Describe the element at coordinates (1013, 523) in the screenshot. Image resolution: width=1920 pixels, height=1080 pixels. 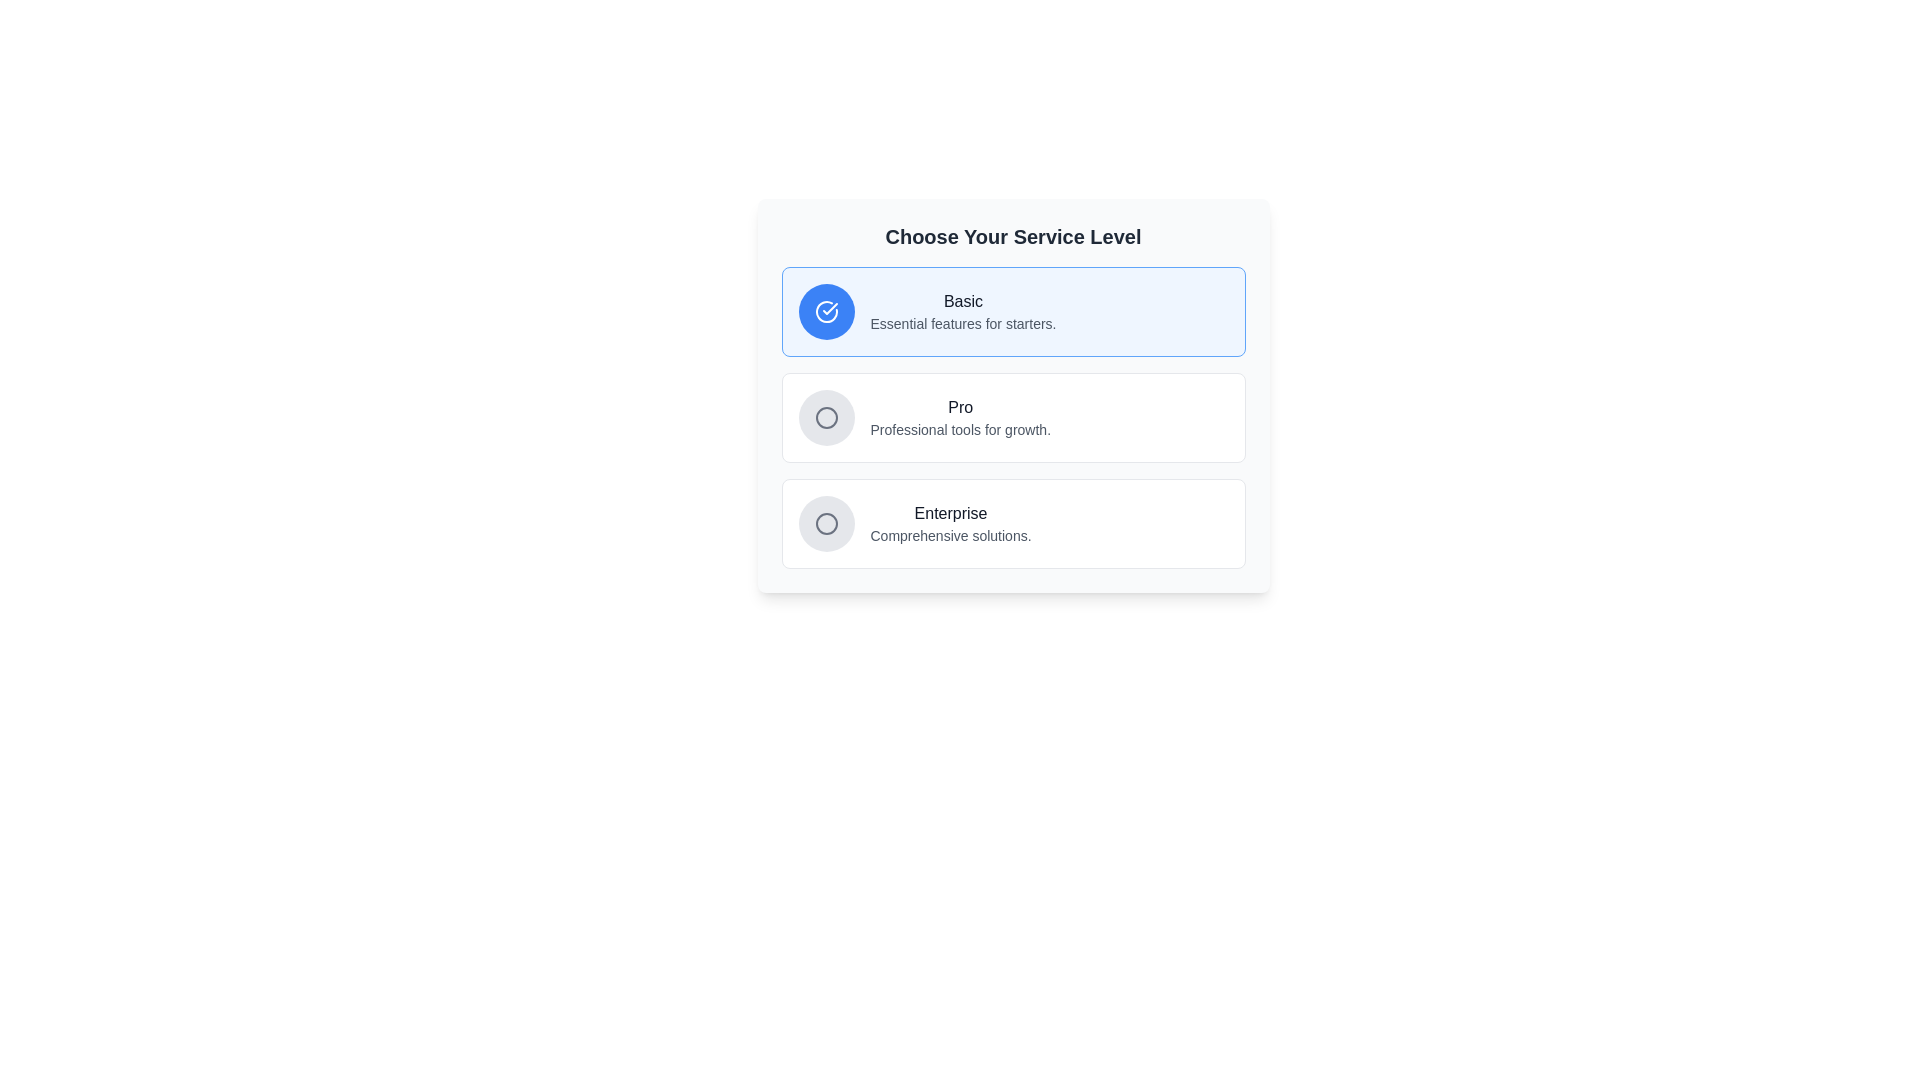
I see `the third selectable card in the vertical list` at that location.